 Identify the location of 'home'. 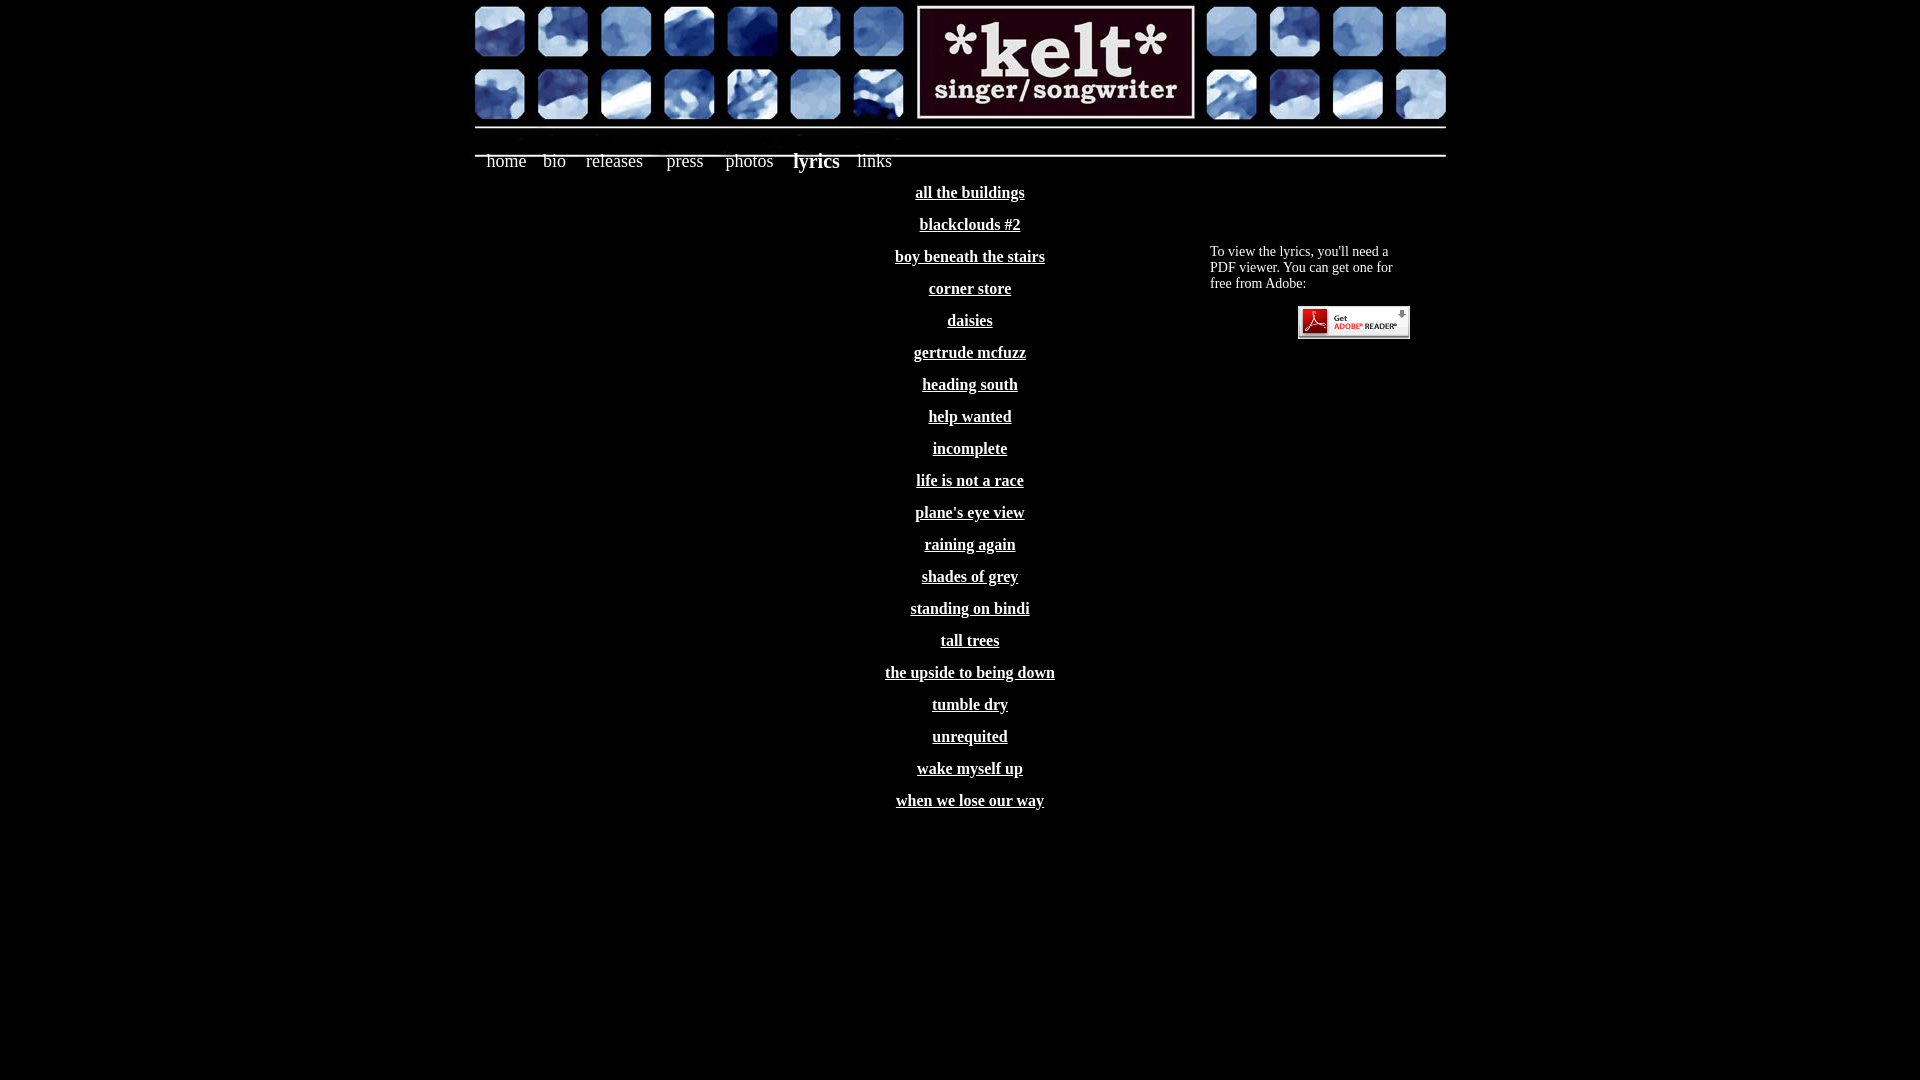
(505, 160).